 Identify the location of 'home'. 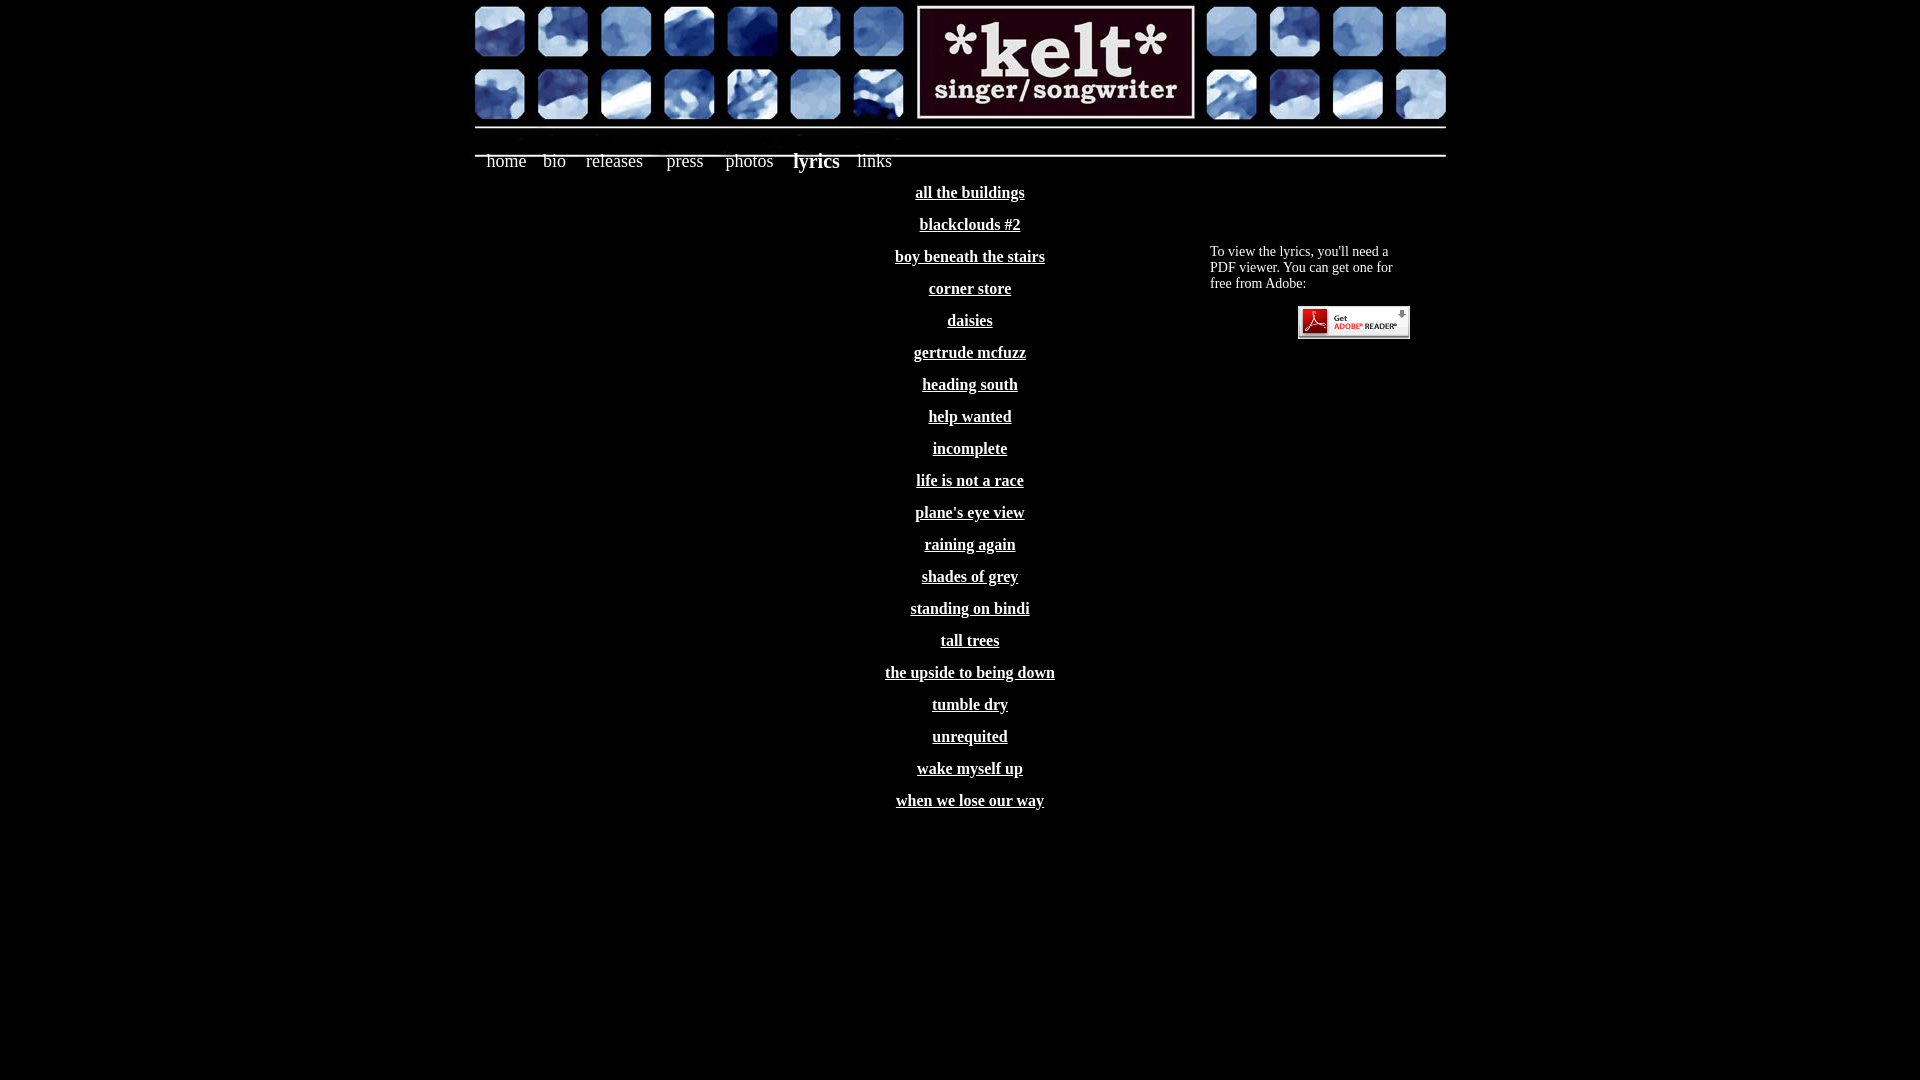
(505, 160).